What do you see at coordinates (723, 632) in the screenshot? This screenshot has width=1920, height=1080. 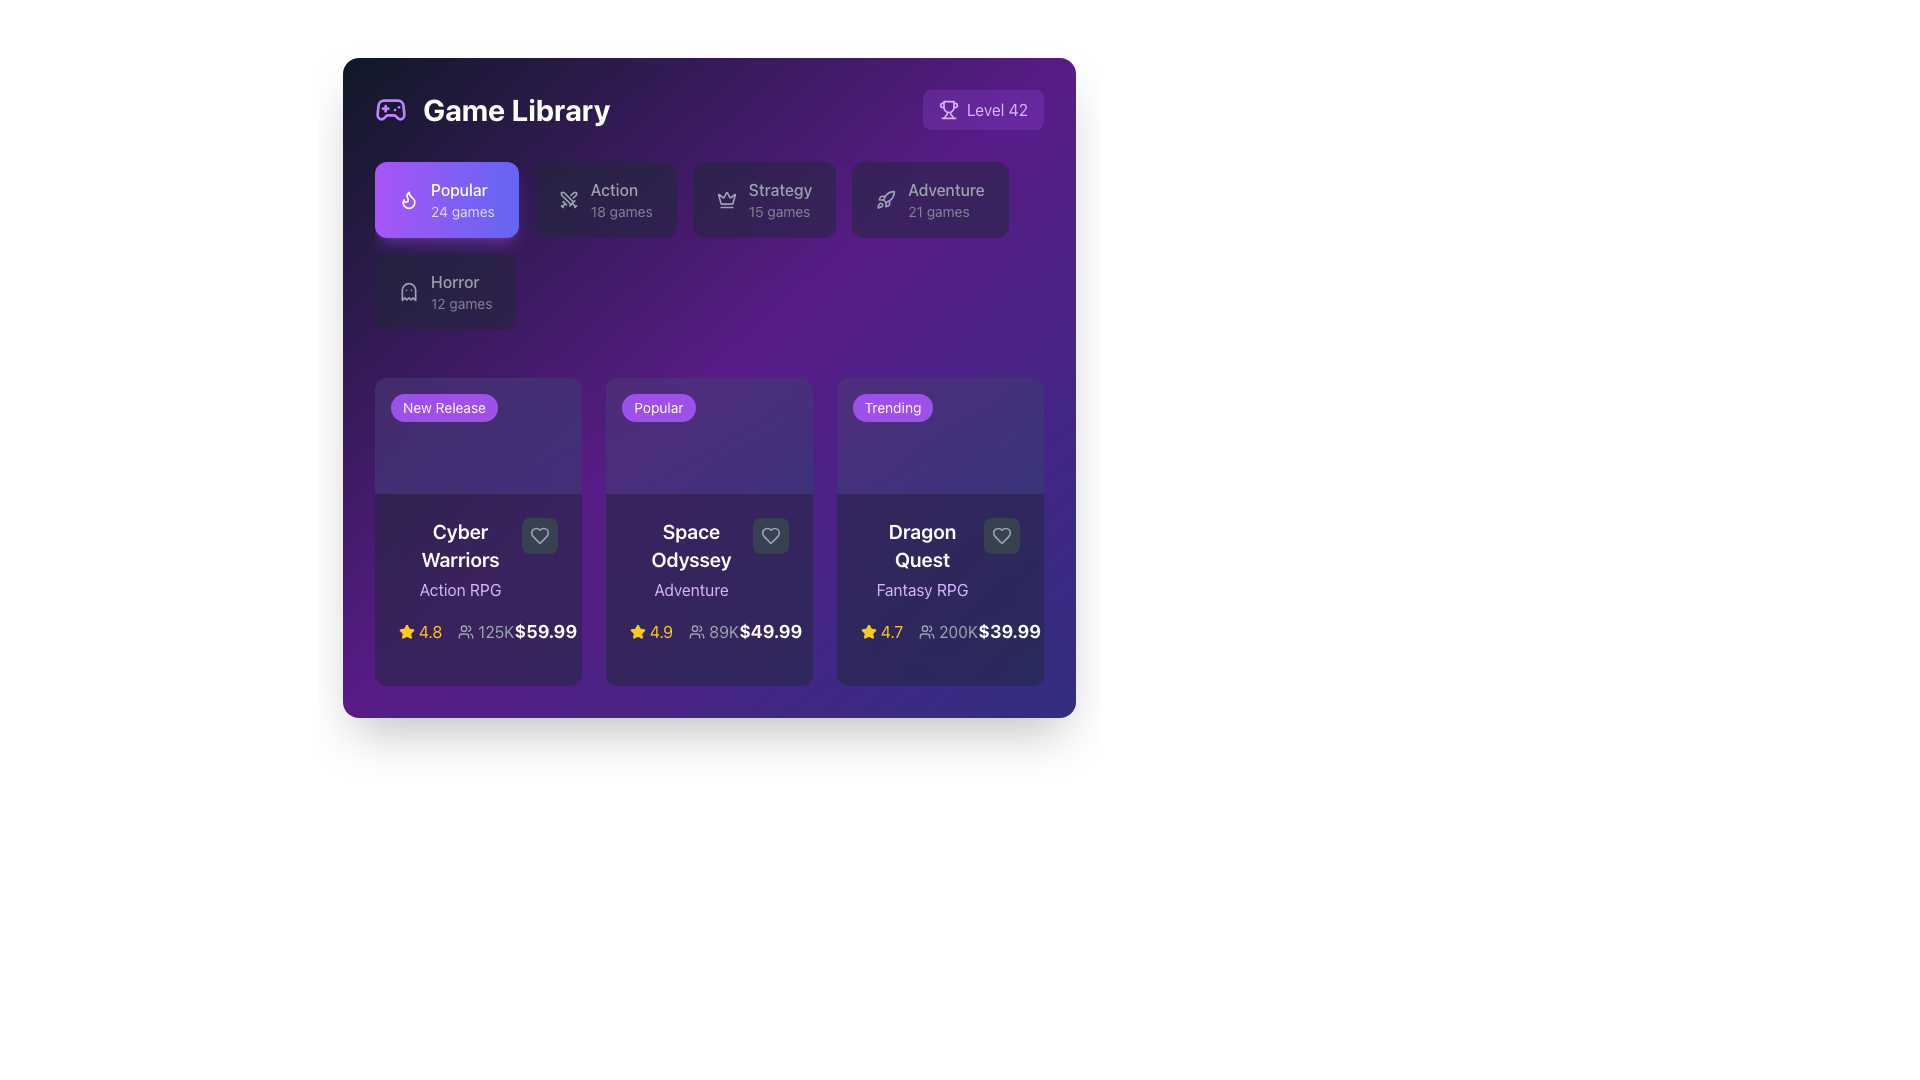 I see `text label showing '89K', which indicates the popularity metrics next to the user icon in the 'Space Odyssey' card` at bounding box center [723, 632].